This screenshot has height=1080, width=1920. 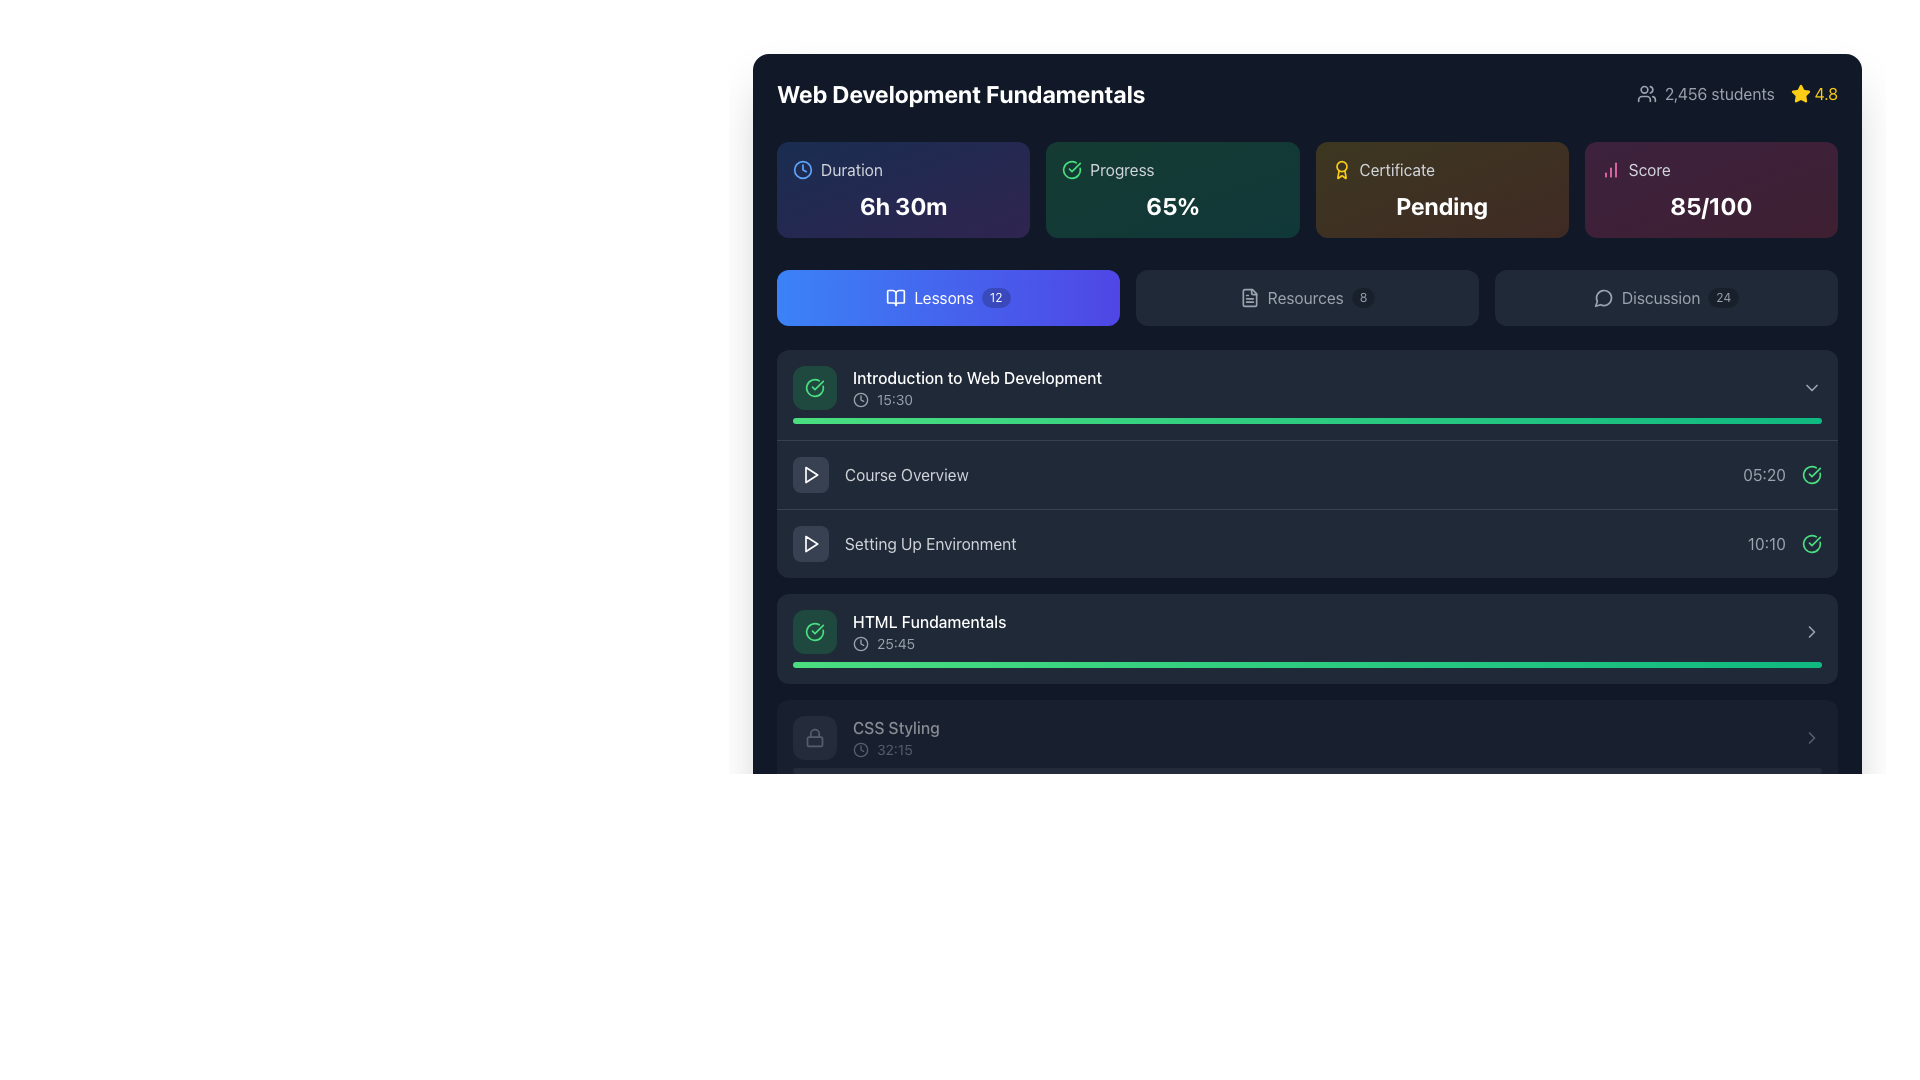 I want to click on text displayed in the gray Text label showing '05:20', which is located to the right of the 'Course Overview' lesson title in the Lessons section, so click(x=1764, y=474).